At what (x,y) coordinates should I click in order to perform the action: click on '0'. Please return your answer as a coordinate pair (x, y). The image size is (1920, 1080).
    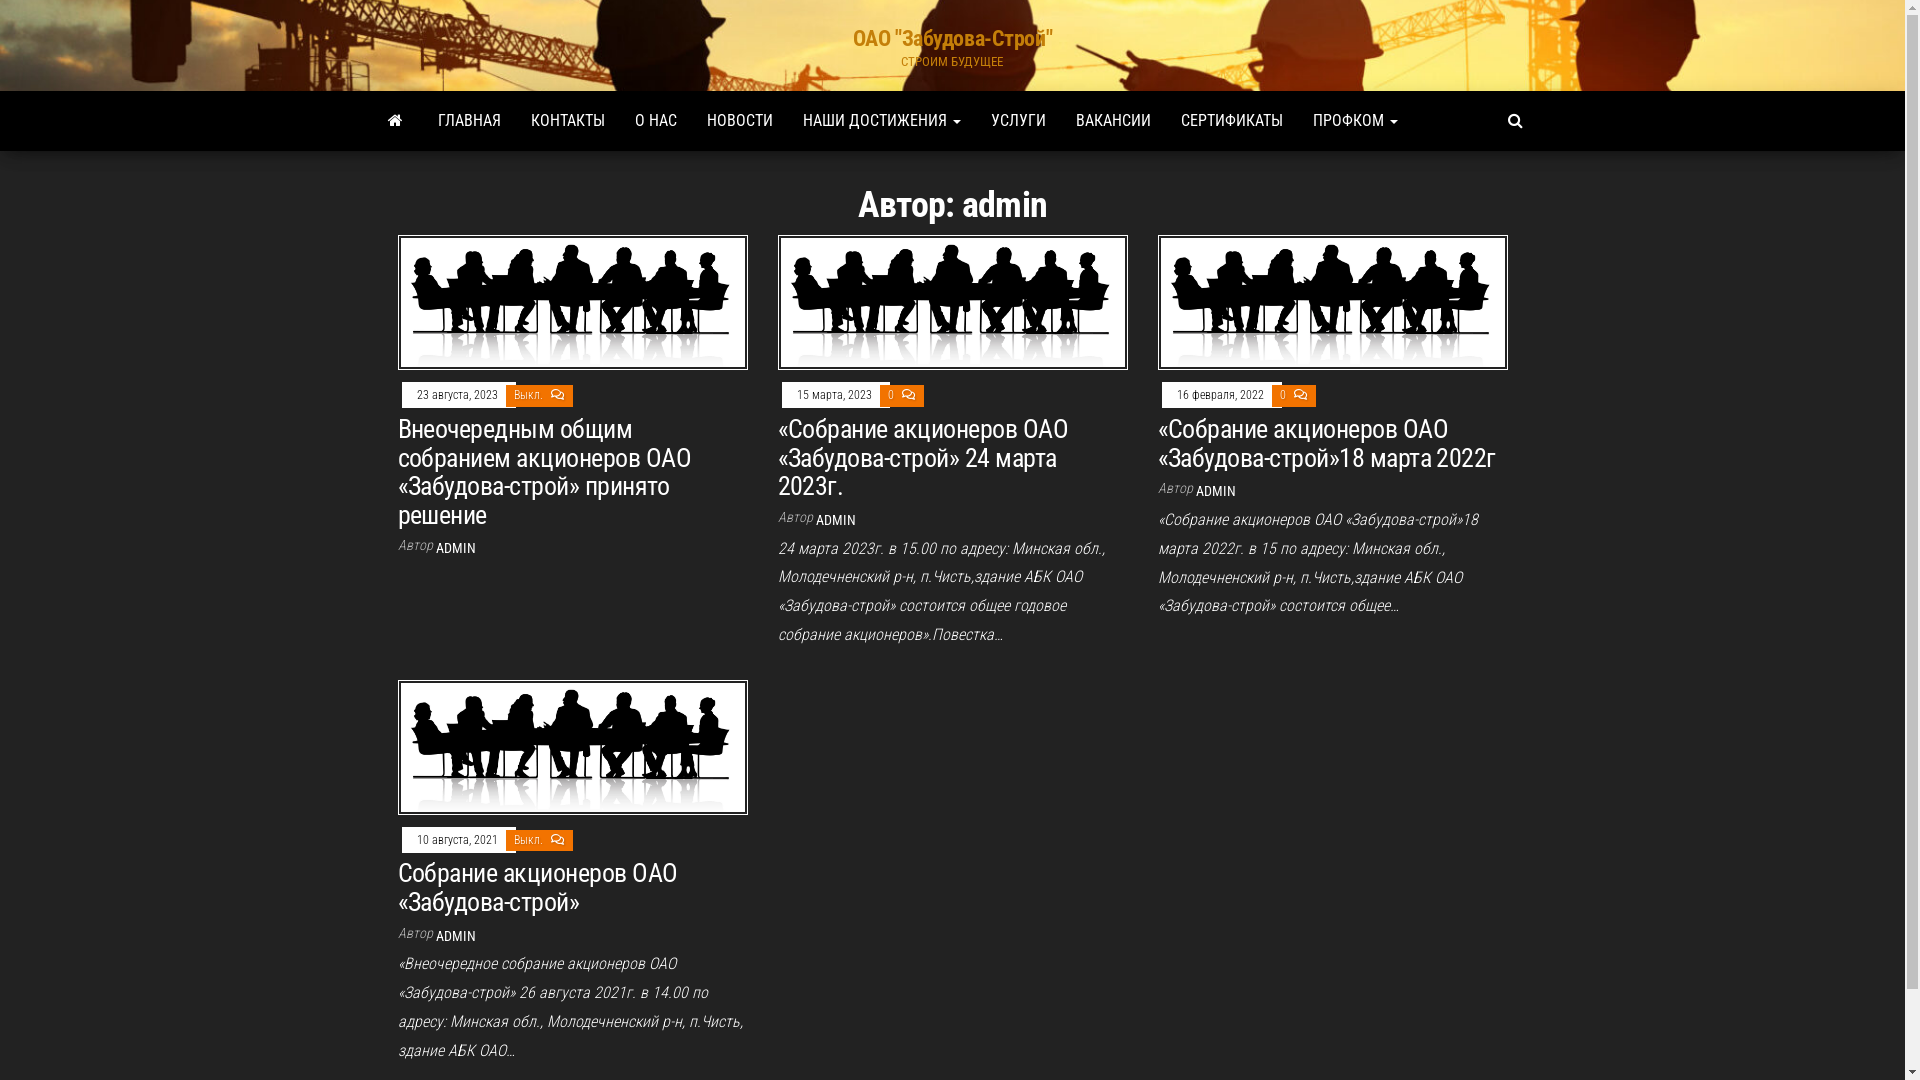
    Looking at the image, I should click on (891, 394).